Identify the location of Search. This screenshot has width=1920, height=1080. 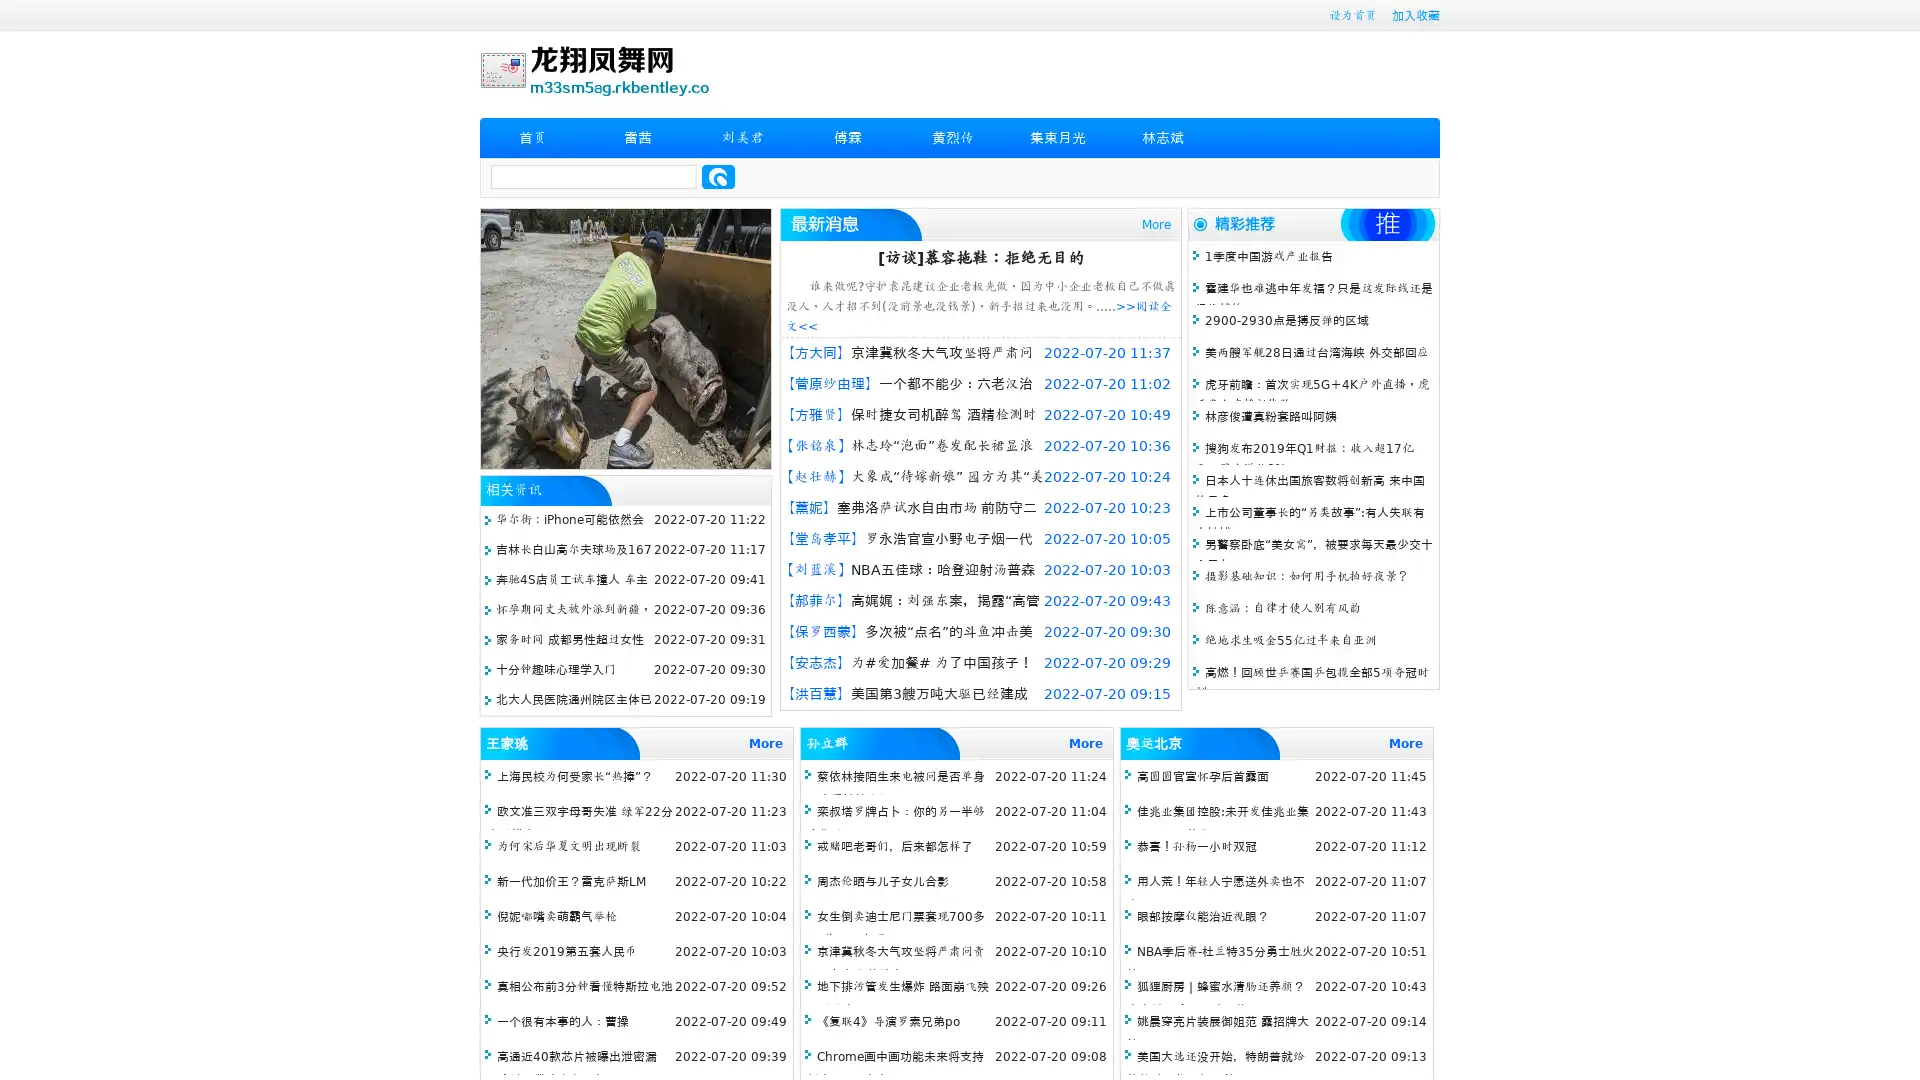
(718, 176).